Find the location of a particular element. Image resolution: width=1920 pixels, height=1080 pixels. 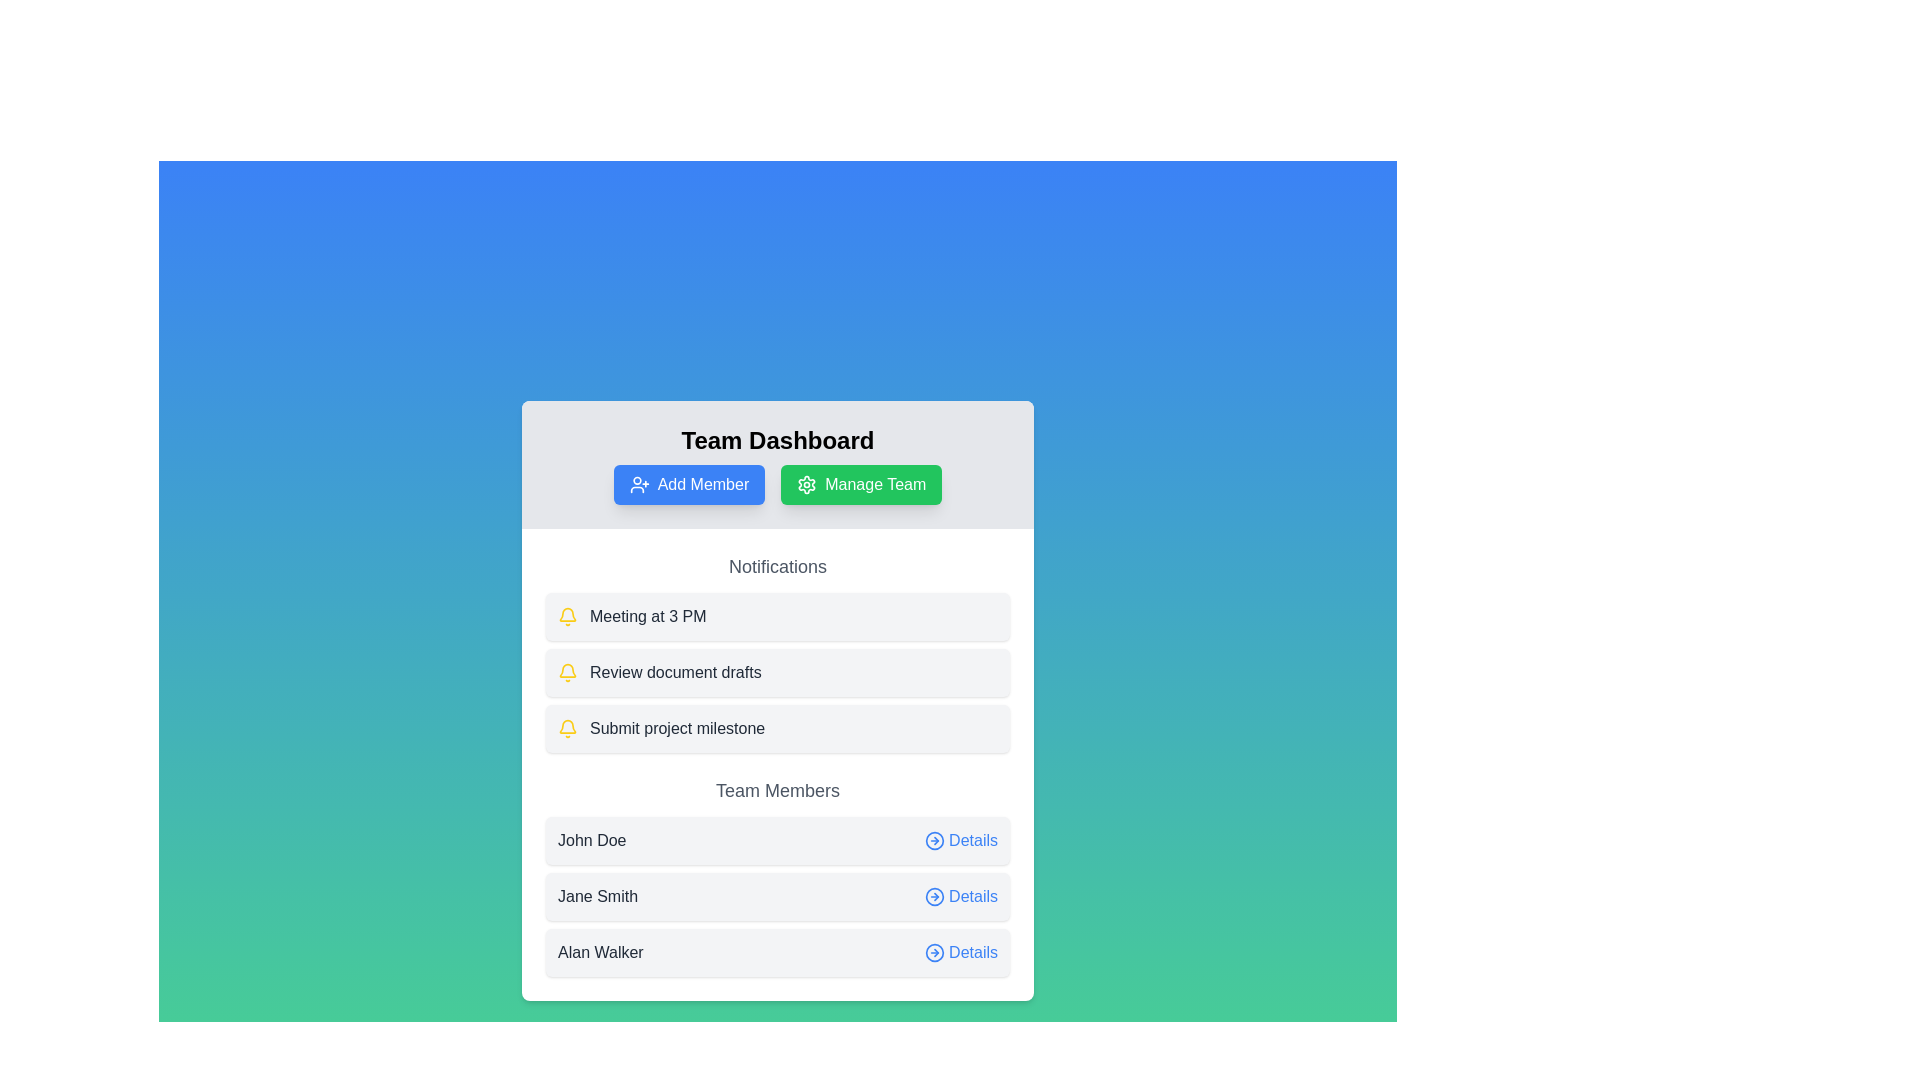

the bell-shaped yellow icon located to the left of the 'Submit project milestone' notification text in the Notifications section is located at coordinates (566, 729).